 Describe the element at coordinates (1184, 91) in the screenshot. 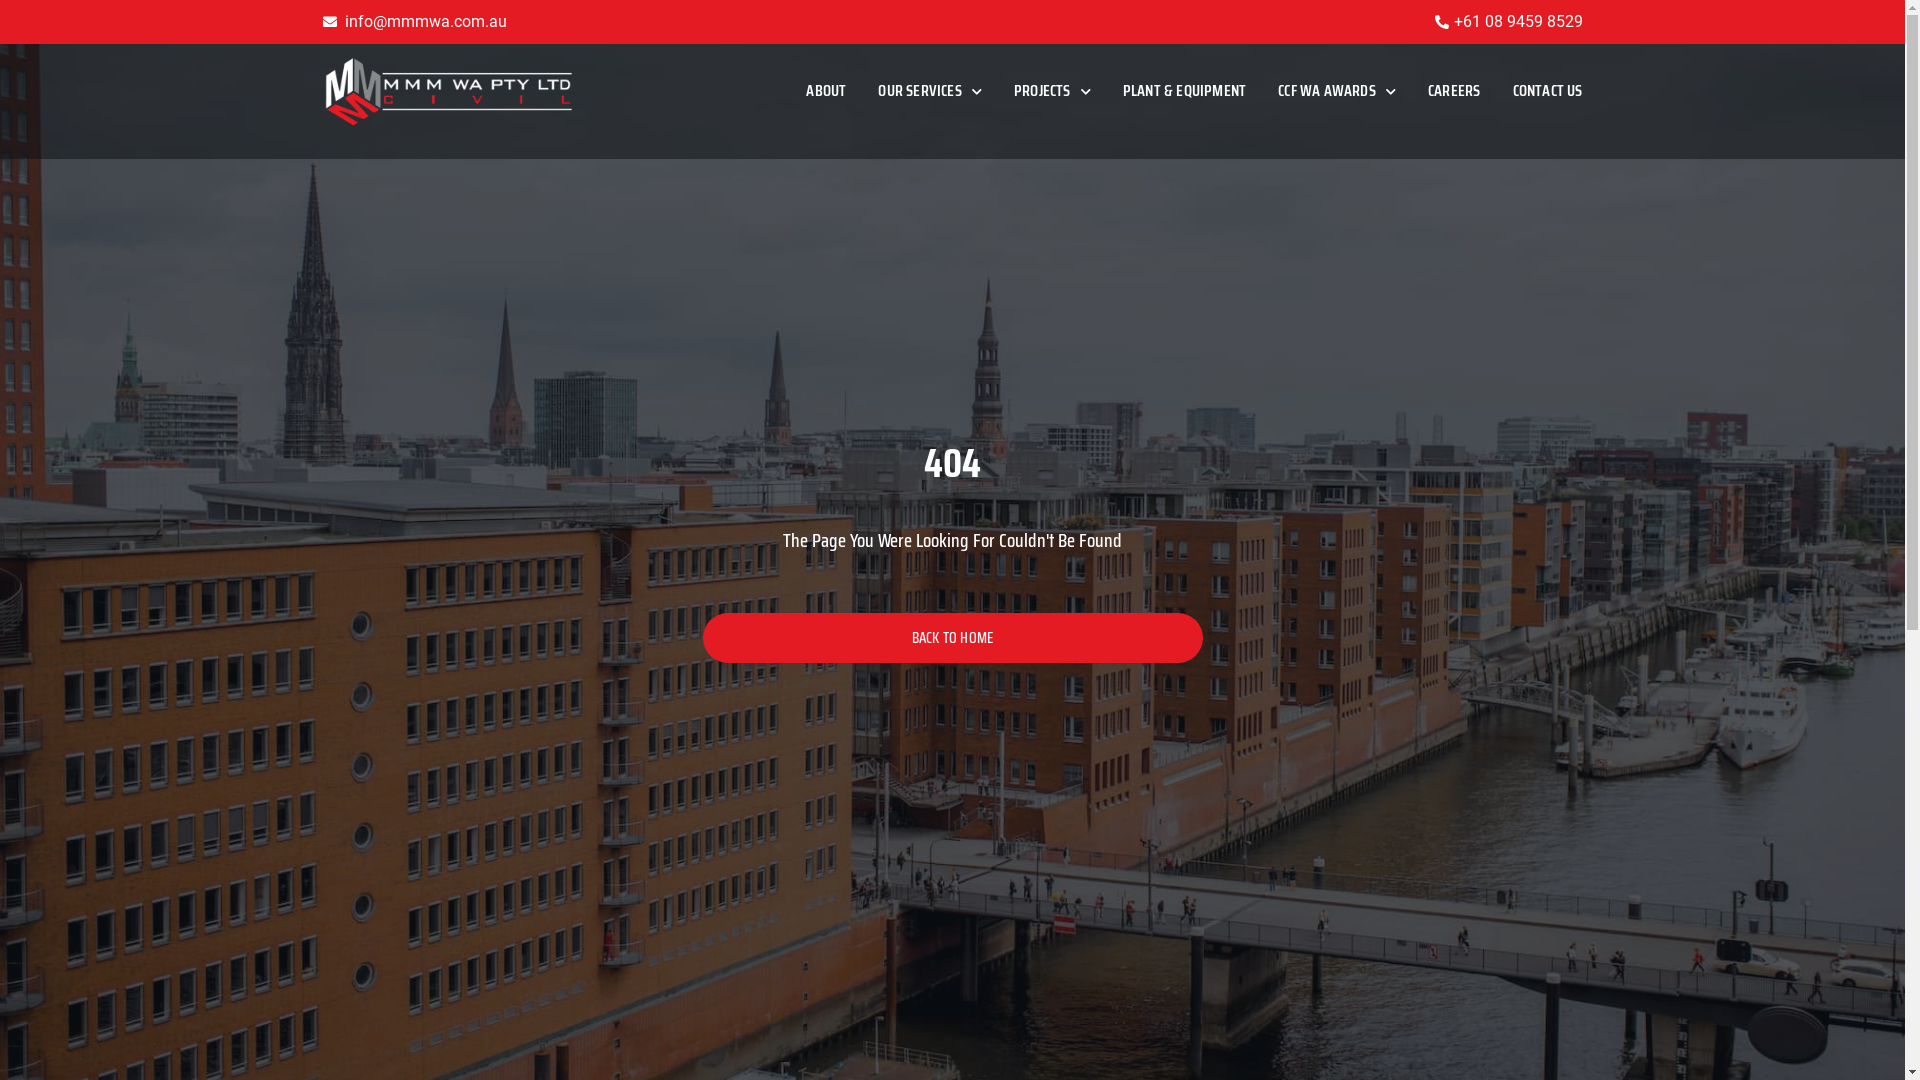

I see `'PLANT & EQUIPMENT'` at that location.